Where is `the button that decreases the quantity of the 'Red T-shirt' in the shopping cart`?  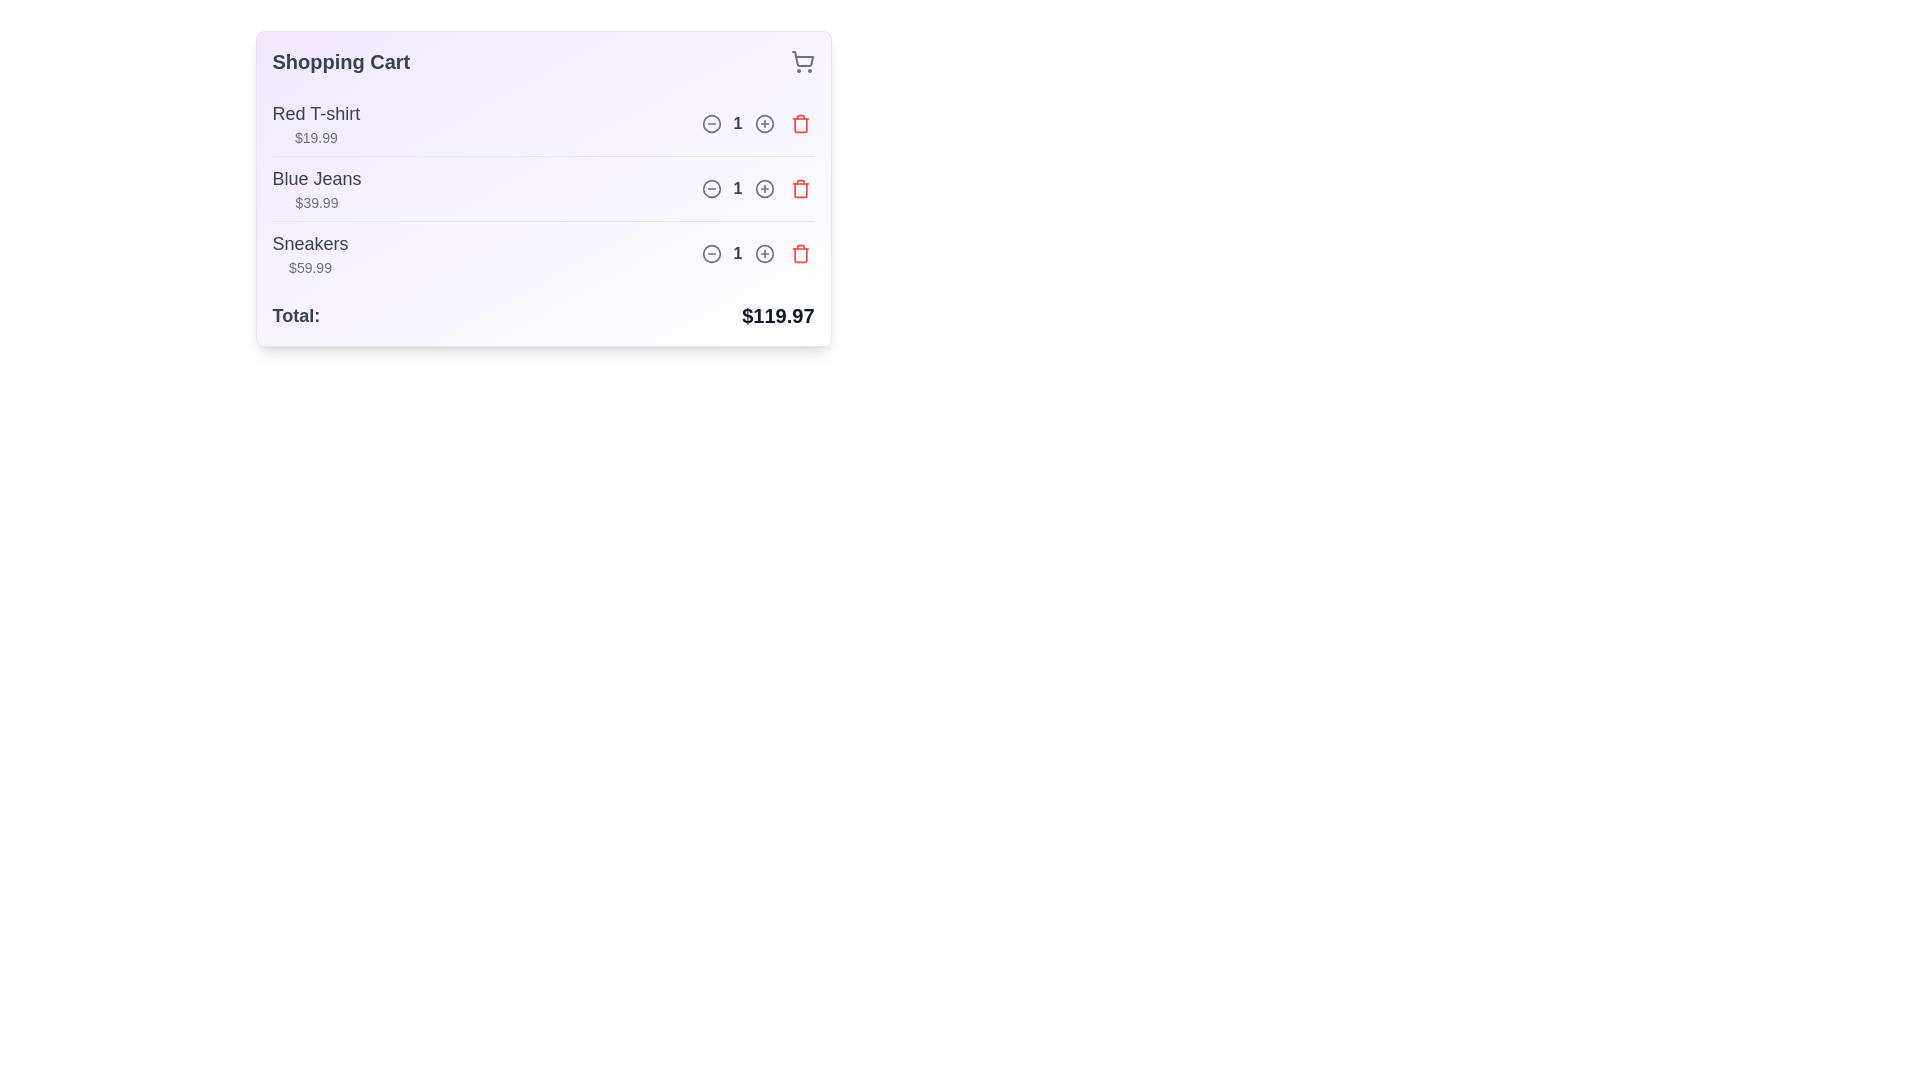
the button that decreases the quantity of the 'Red T-shirt' in the shopping cart is located at coordinates (711, 123).